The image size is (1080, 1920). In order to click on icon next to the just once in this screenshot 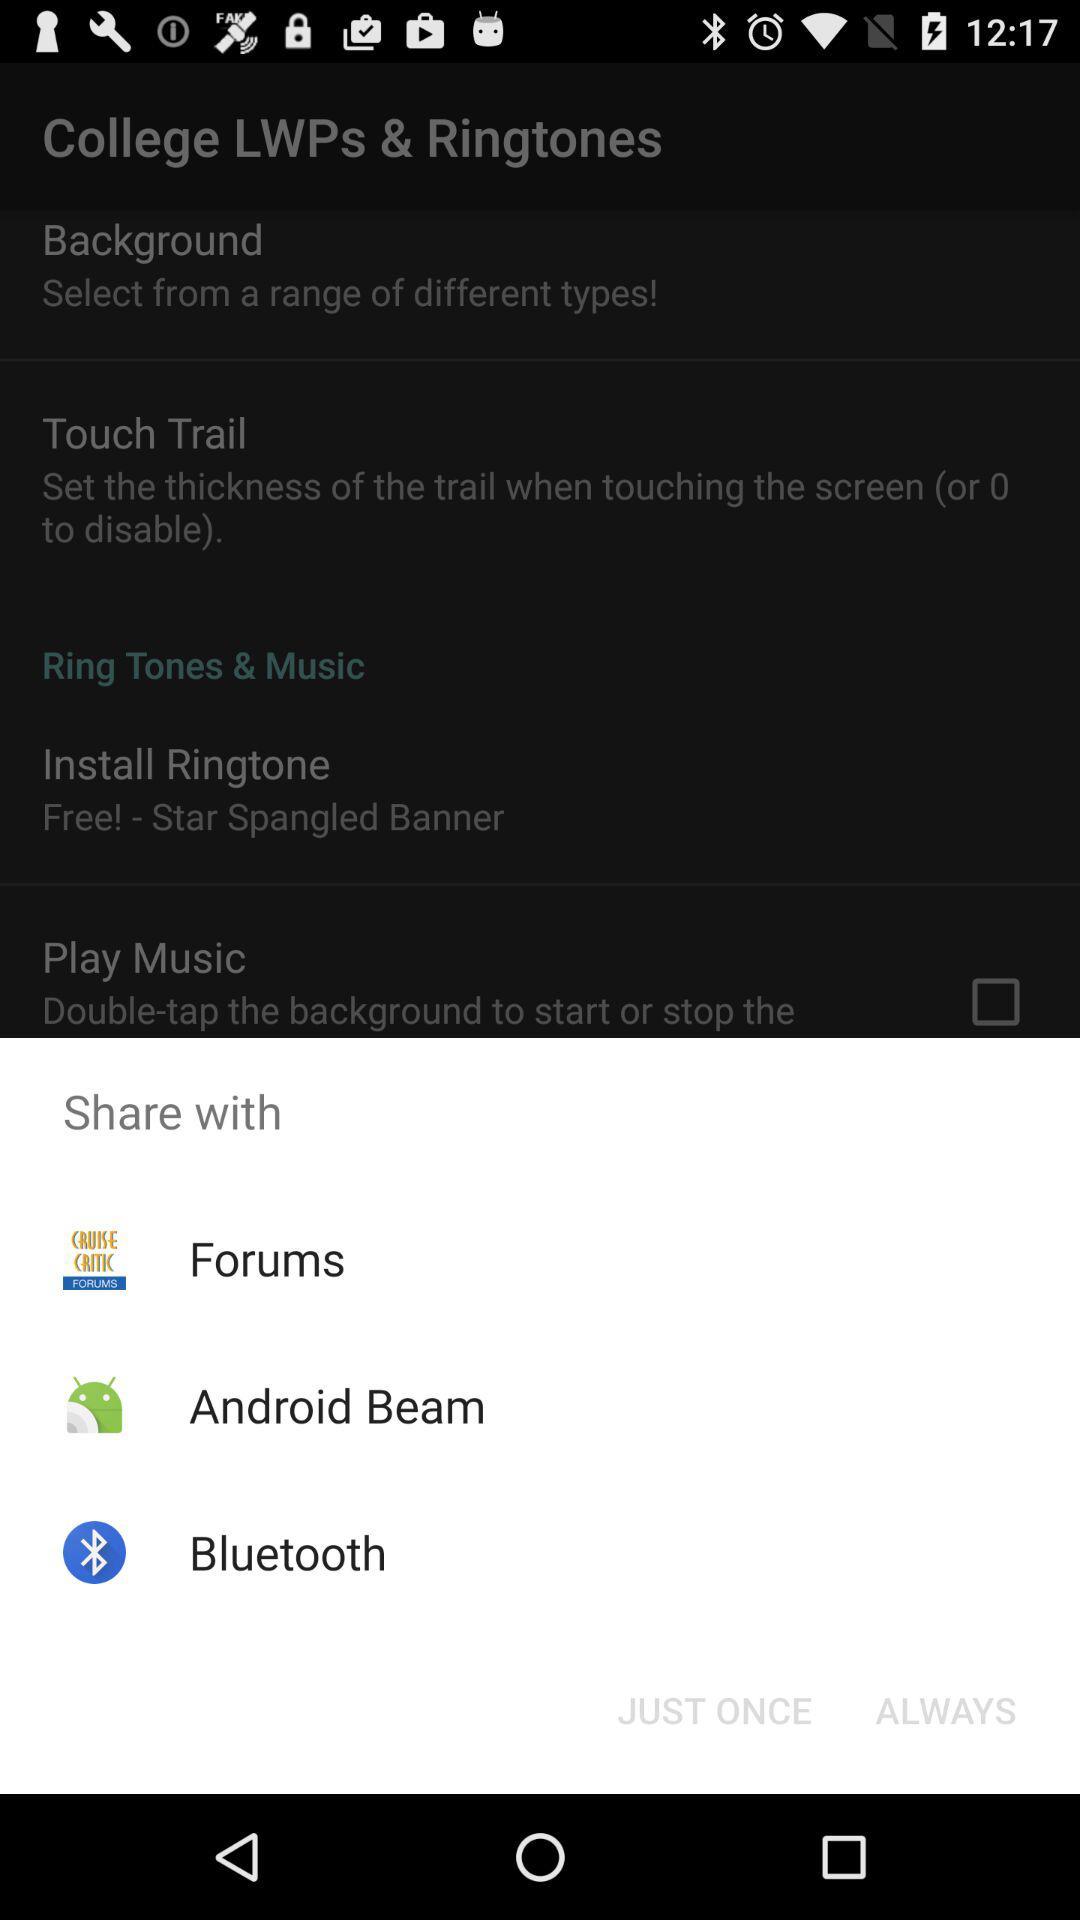, I will do `click(945, 1708)`.